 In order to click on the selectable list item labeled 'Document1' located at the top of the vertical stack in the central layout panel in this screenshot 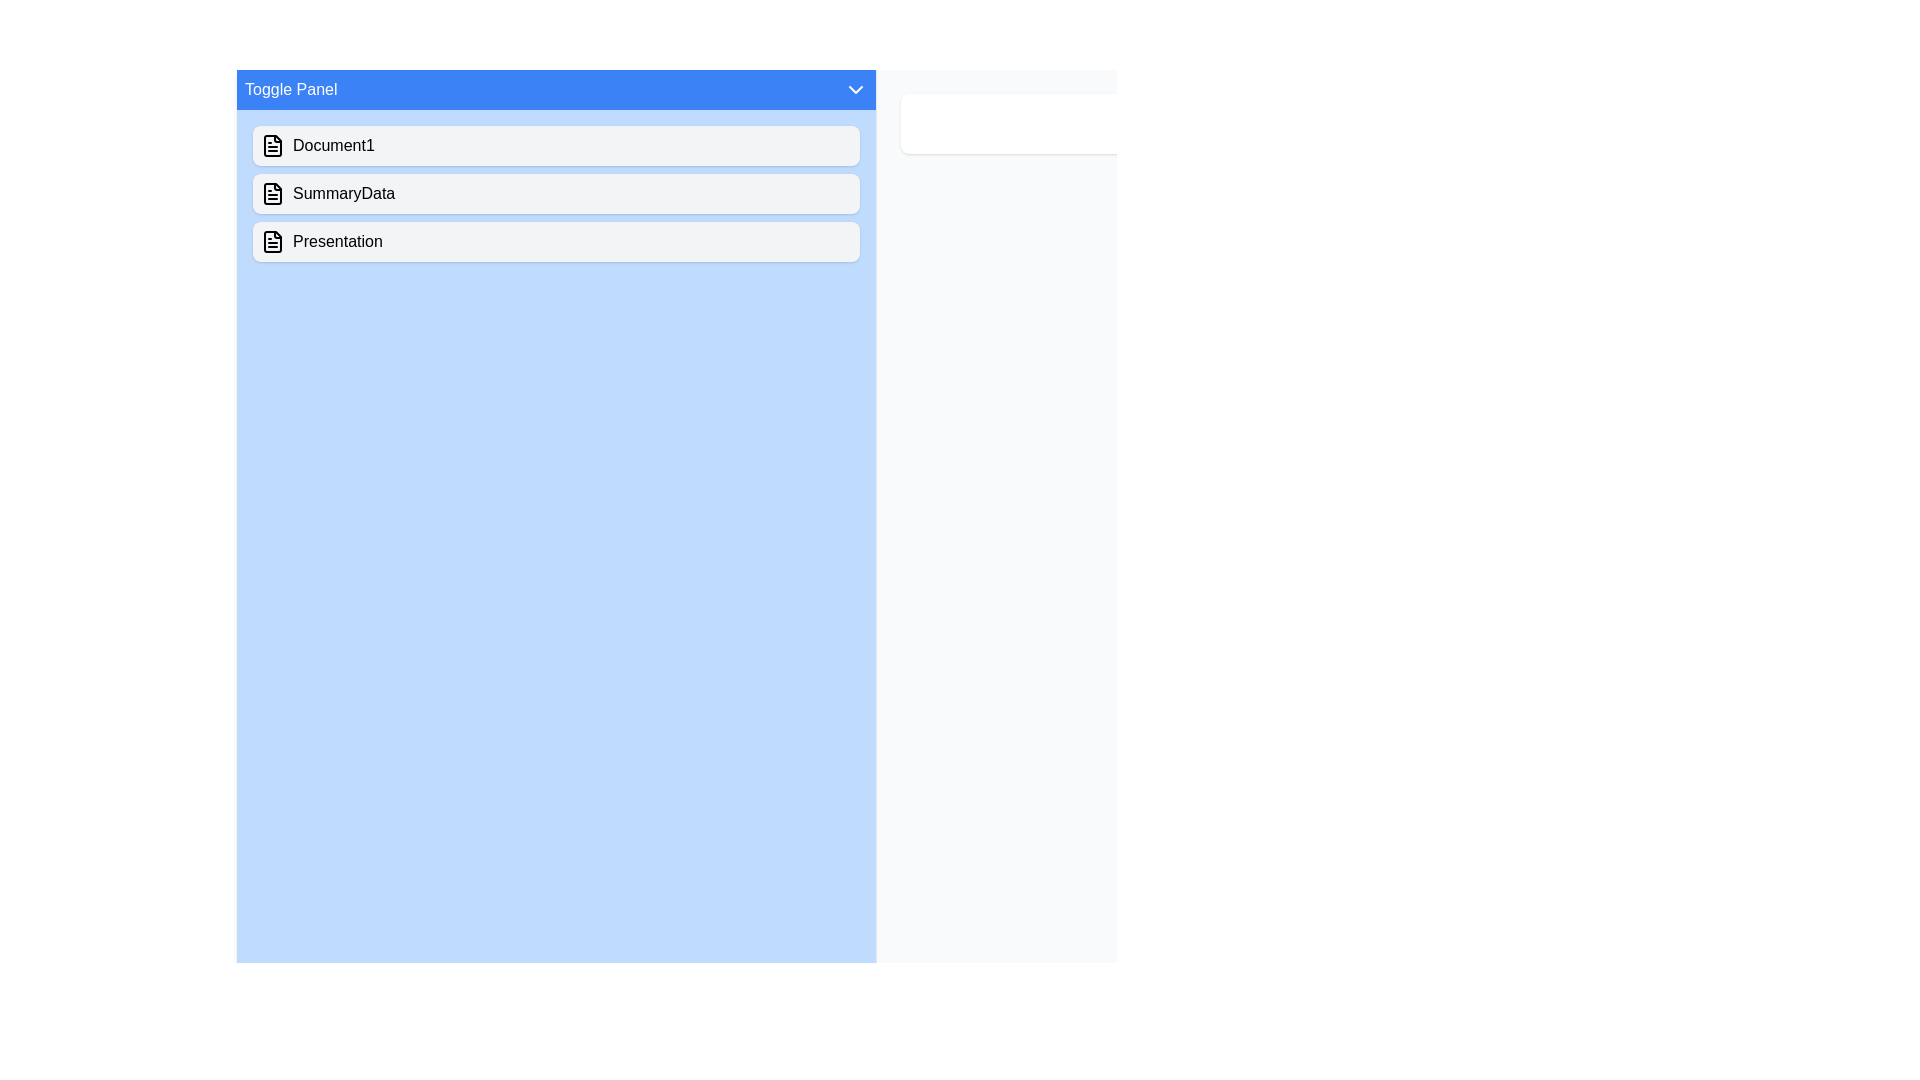, I will do `click(556, 145)`.